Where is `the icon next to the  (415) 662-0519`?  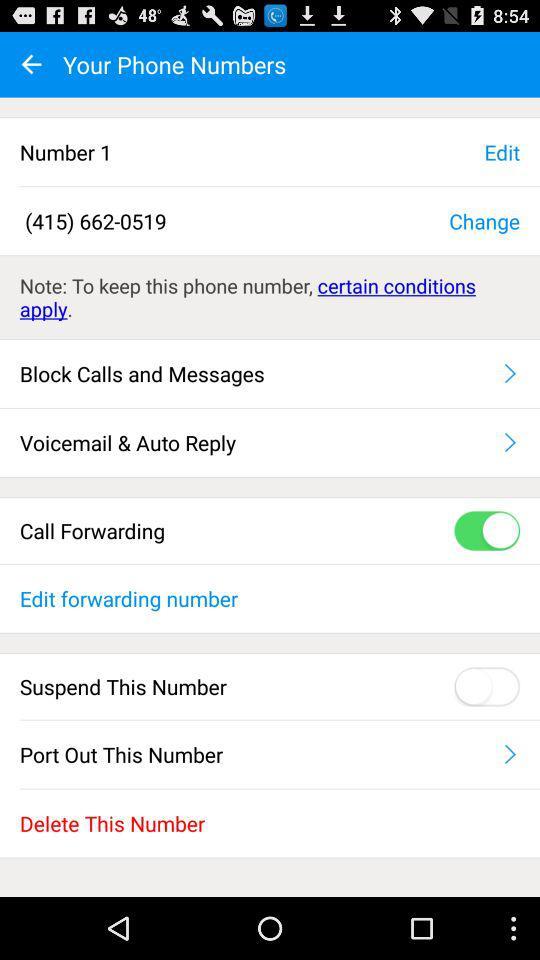
the icon next to the  (415) 662-0519 is located at coordinates (483, 220).